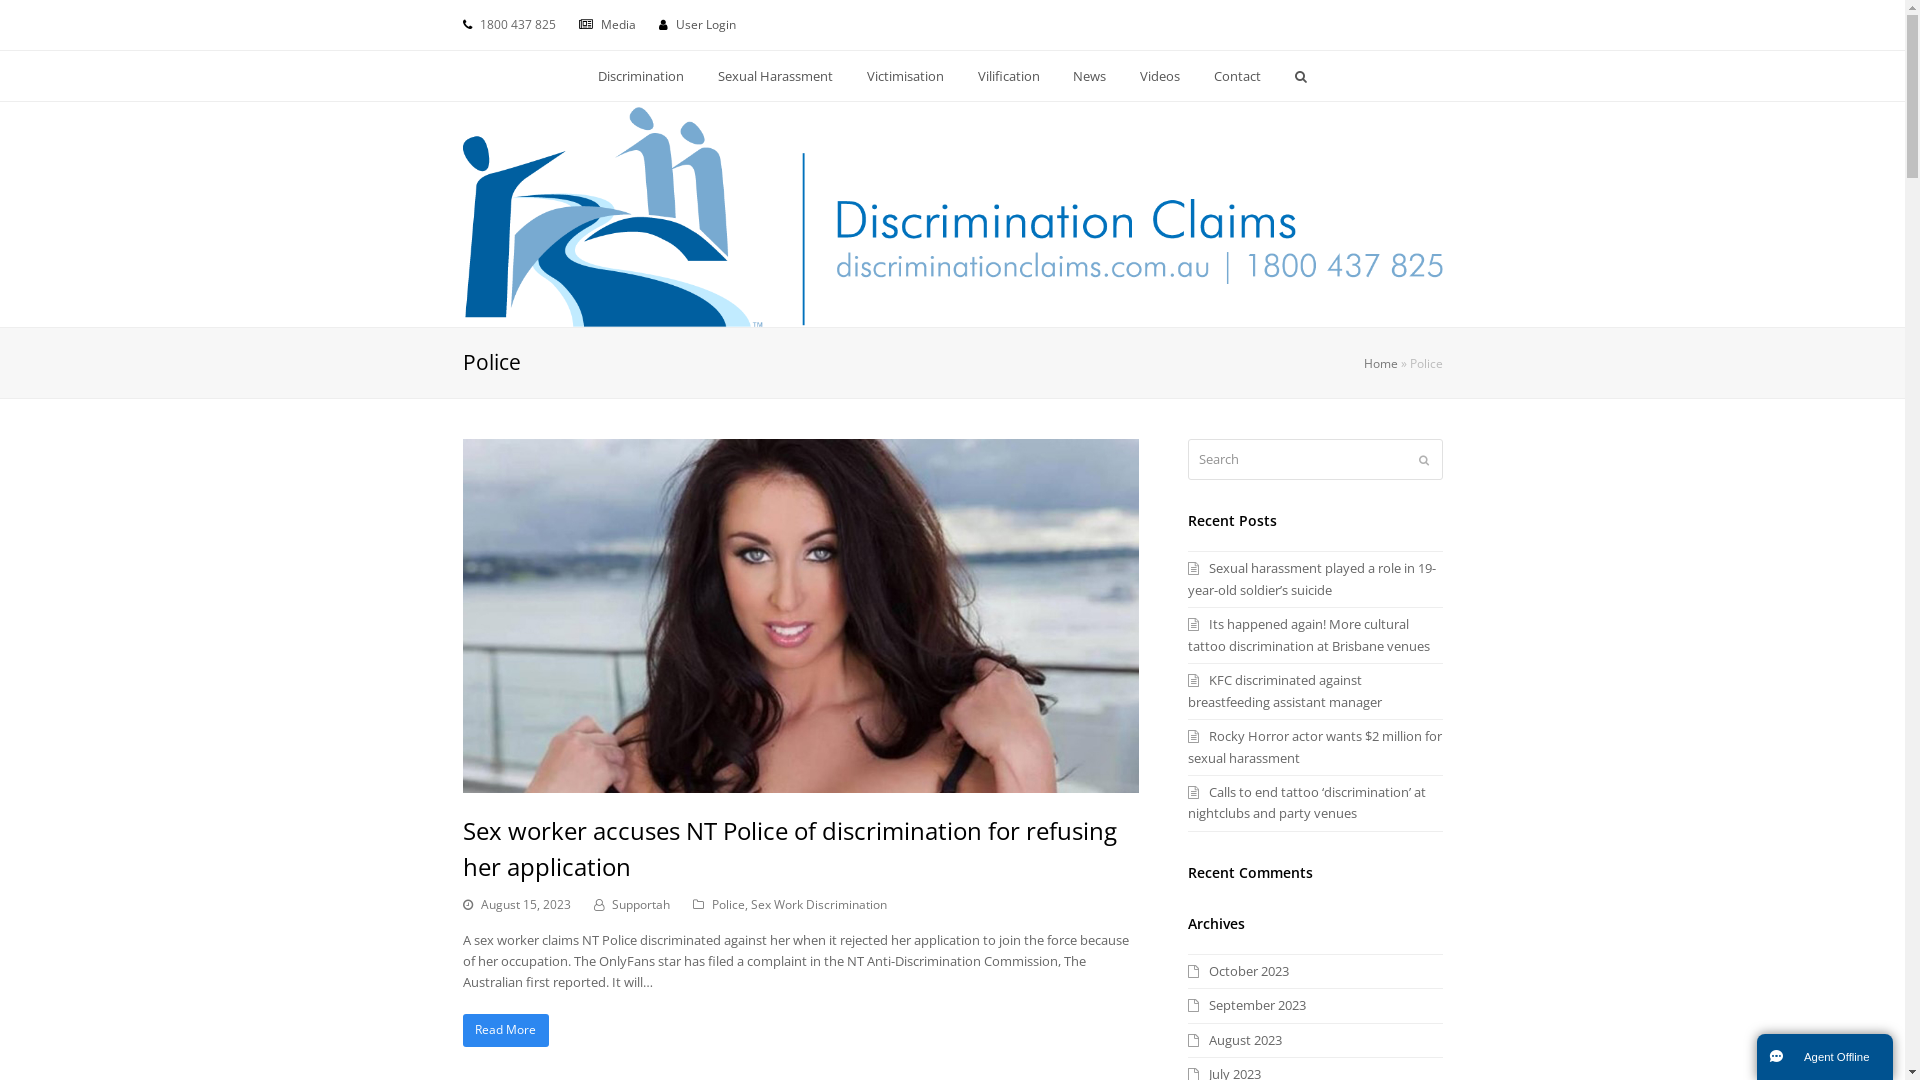 This screenshot has height=1080, width=1920. I want to click on 'October 2023', so click(1237, 970).